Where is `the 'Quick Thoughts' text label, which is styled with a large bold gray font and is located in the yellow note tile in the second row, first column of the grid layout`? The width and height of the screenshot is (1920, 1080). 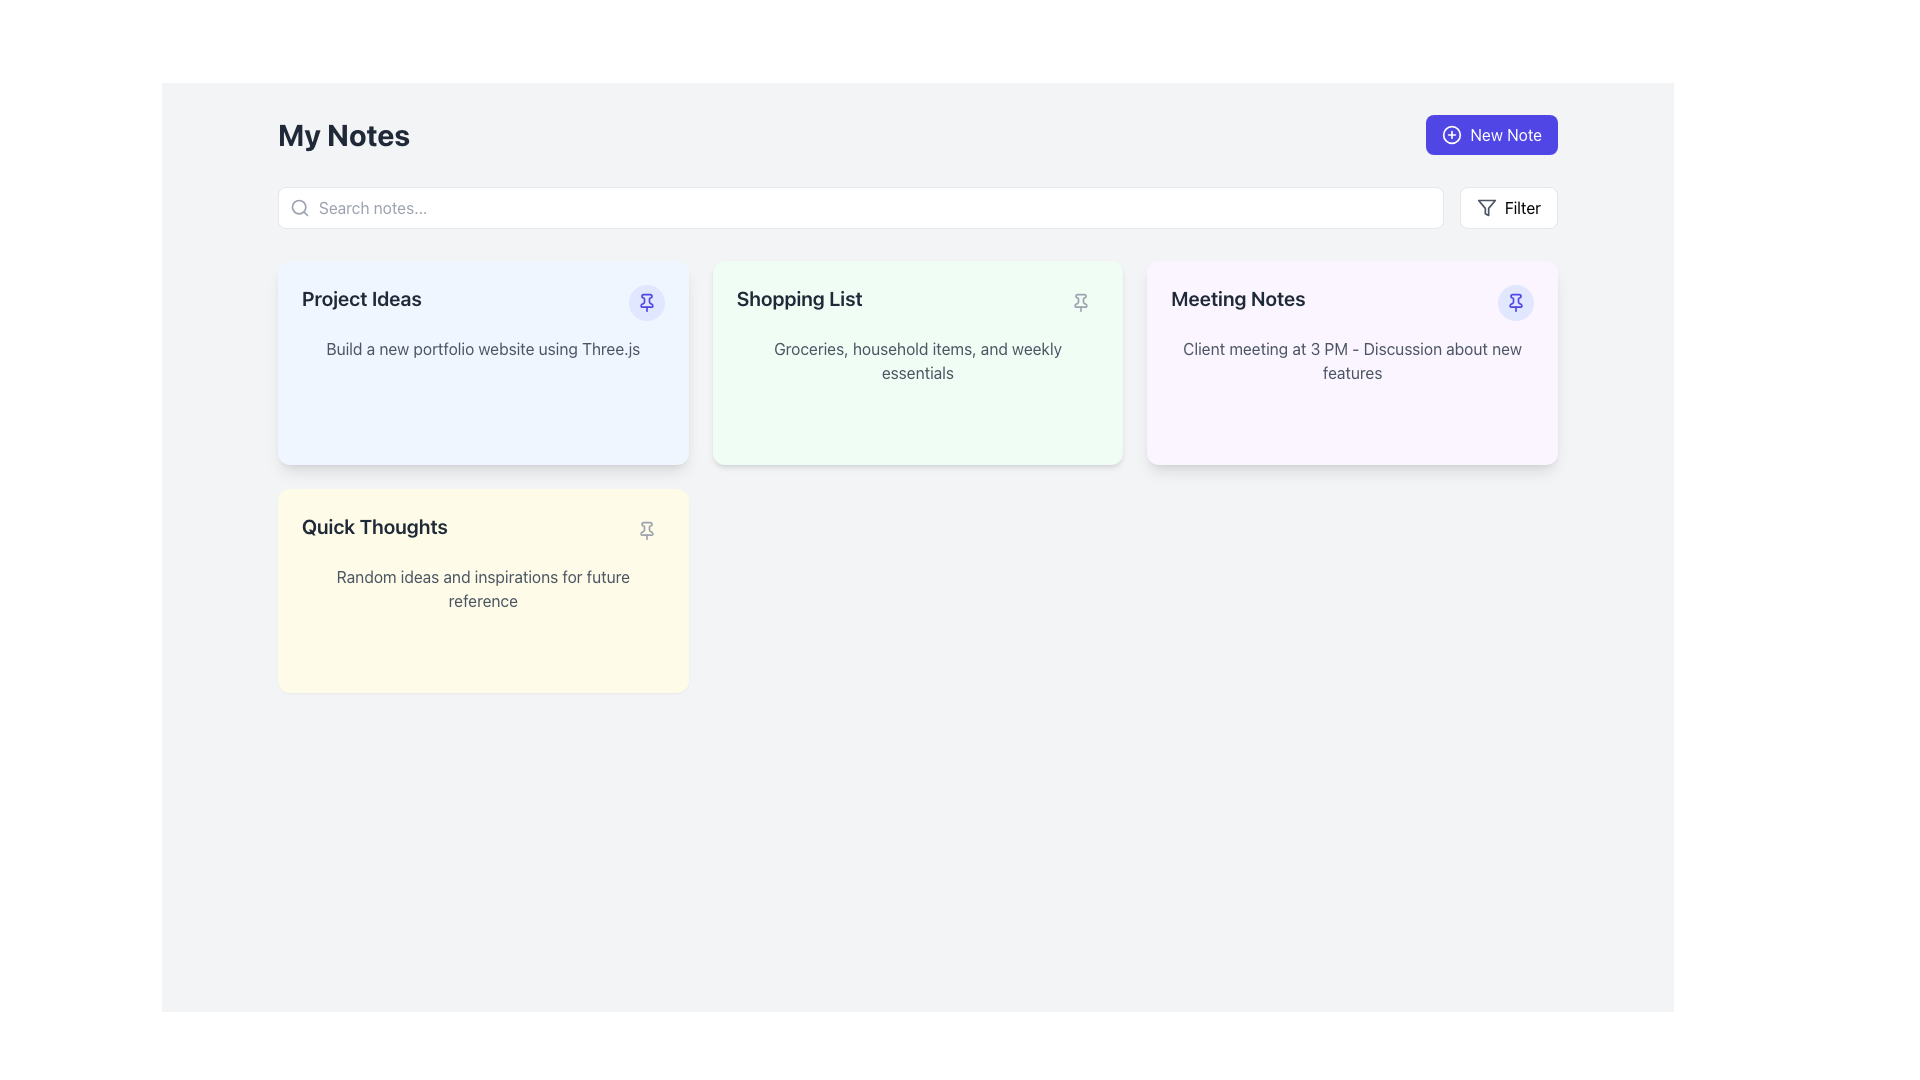
the 'Quick Thoughts' text label, which is styled with a large bold gray font and is located in the yellow note tile in the second row, first column of the grid layout is located at coordinates (374, 526).